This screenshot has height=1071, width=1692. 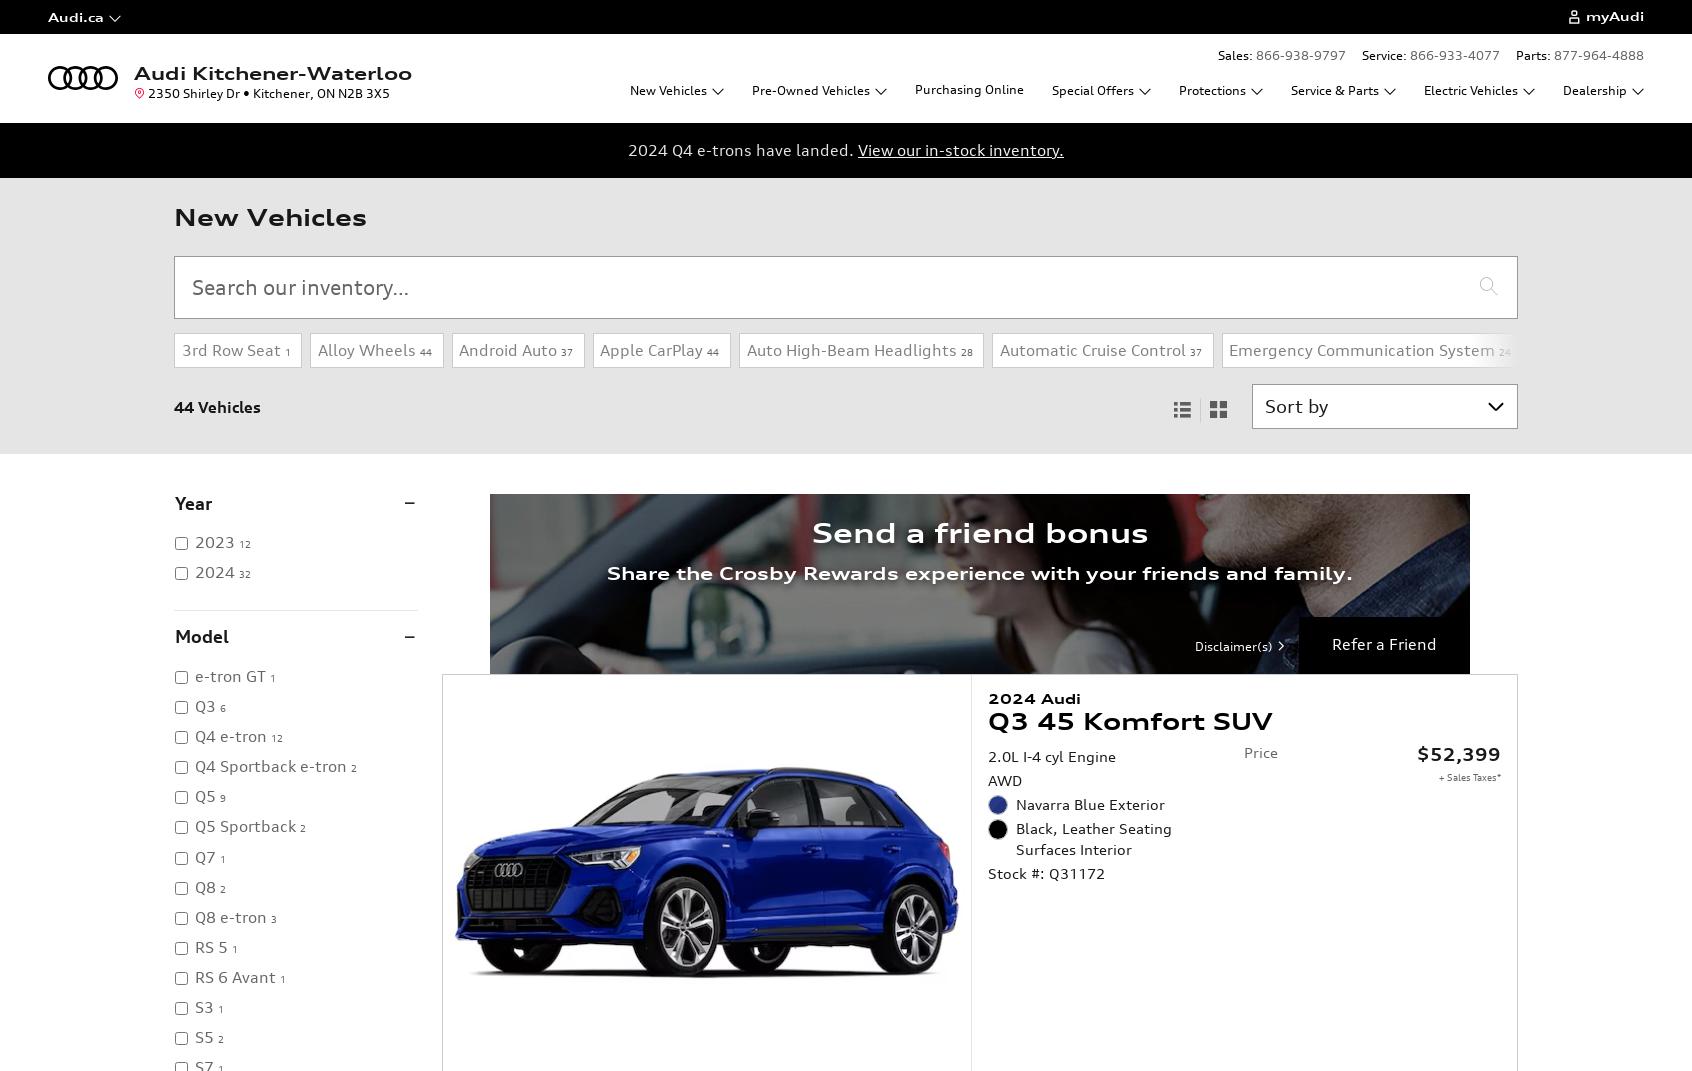 What do you see at coordinates (1032, 697) in the screenshot?
I see `'2024 Audi'` at bounding box center [1032, 697].